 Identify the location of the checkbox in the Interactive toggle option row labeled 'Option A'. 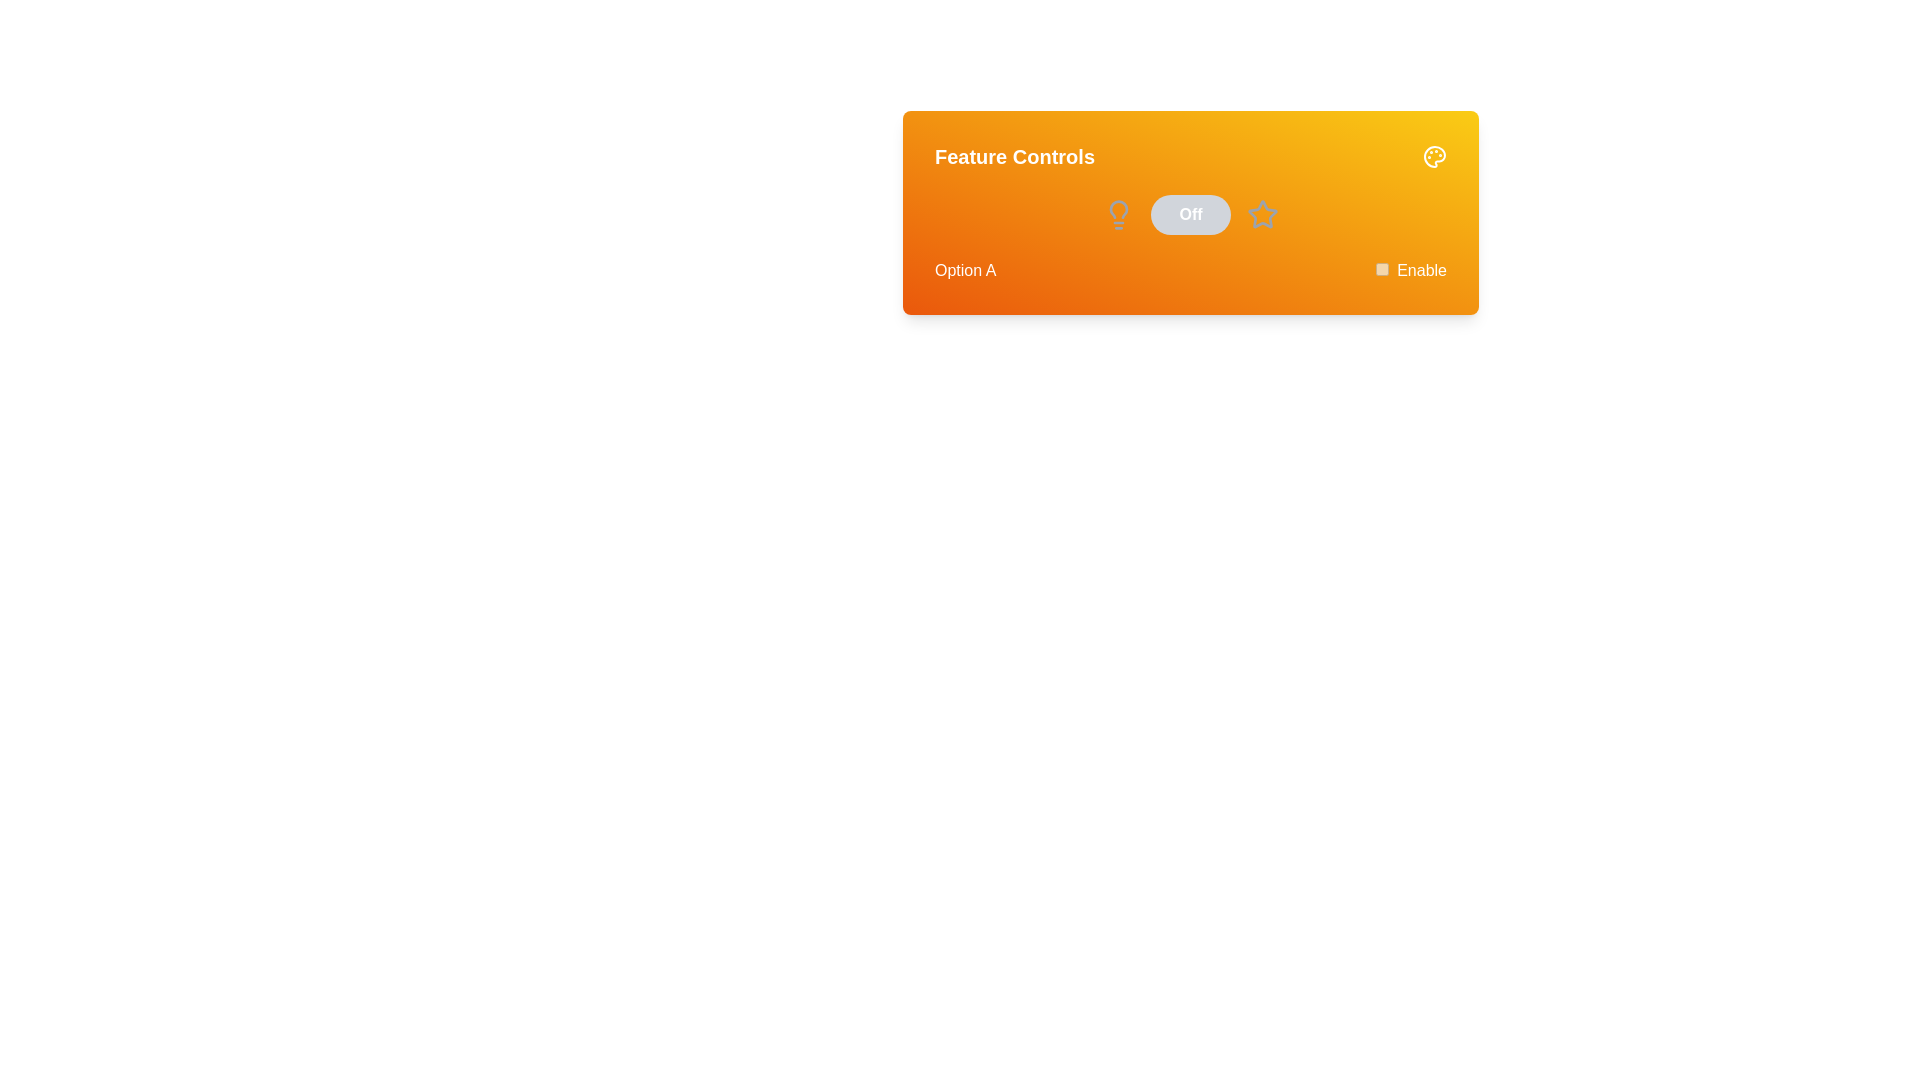
(1190, 270).